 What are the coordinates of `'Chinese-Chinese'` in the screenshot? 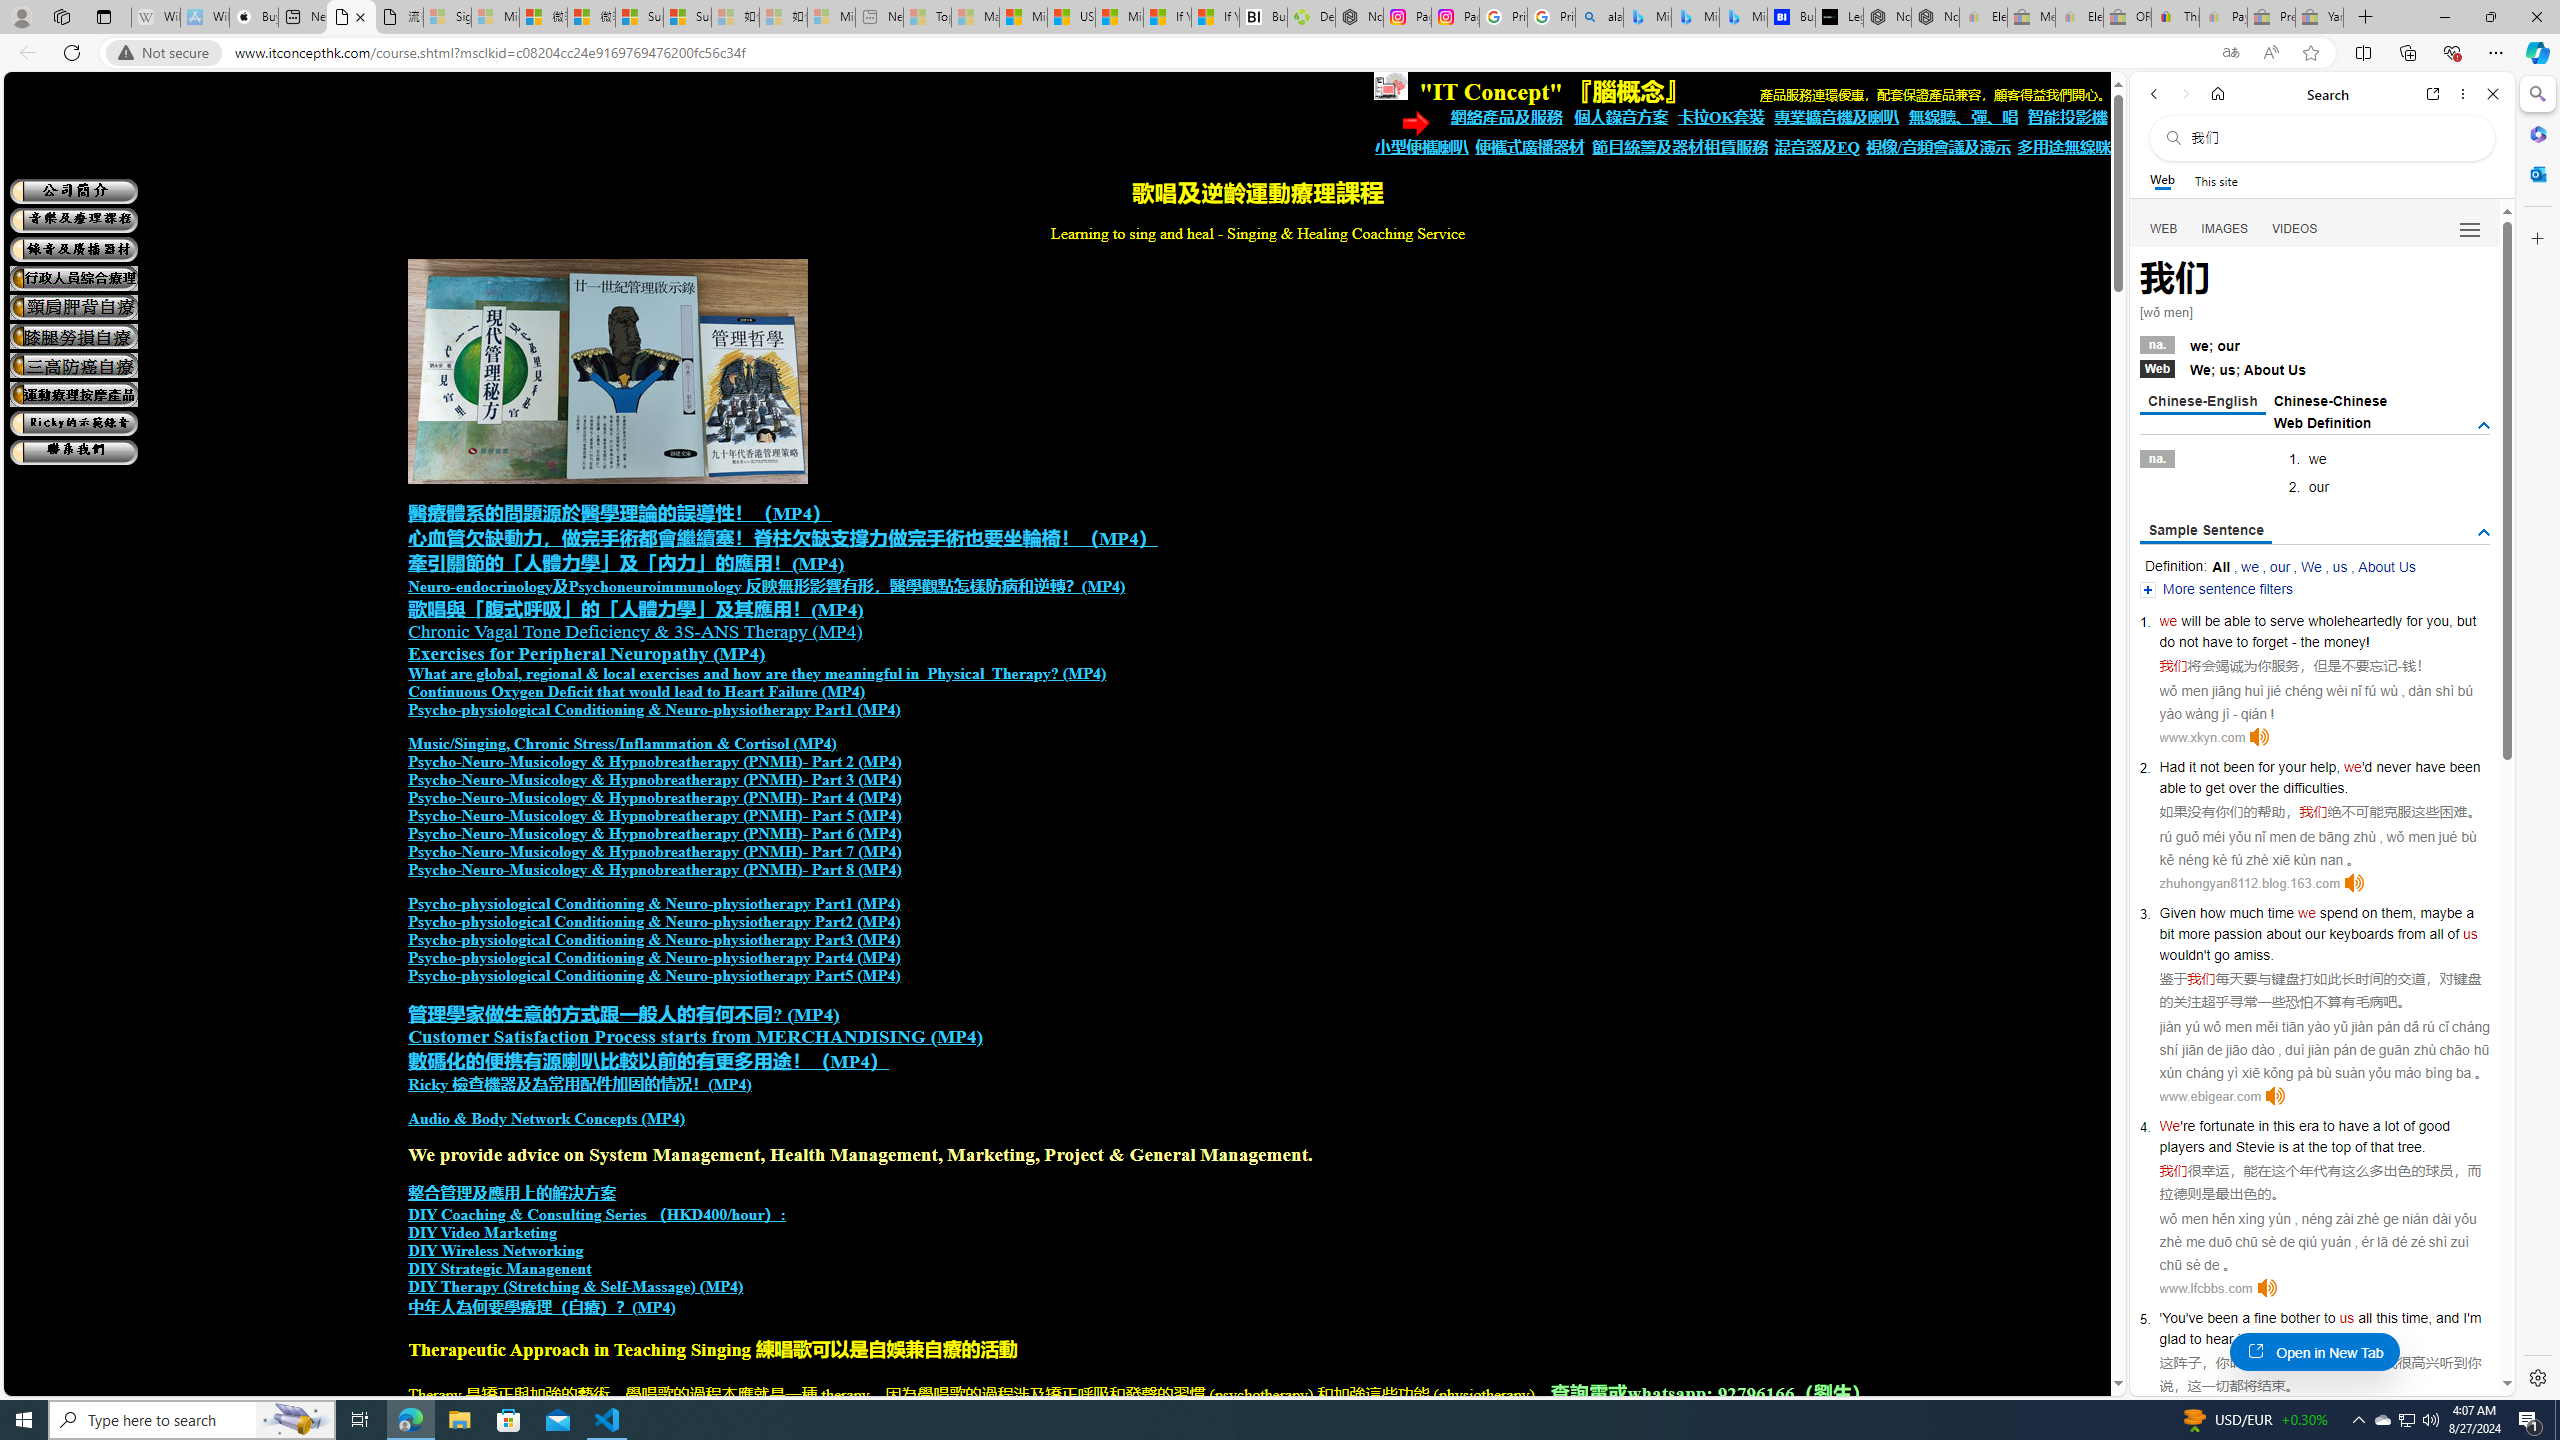 It's located at (2329, 401).